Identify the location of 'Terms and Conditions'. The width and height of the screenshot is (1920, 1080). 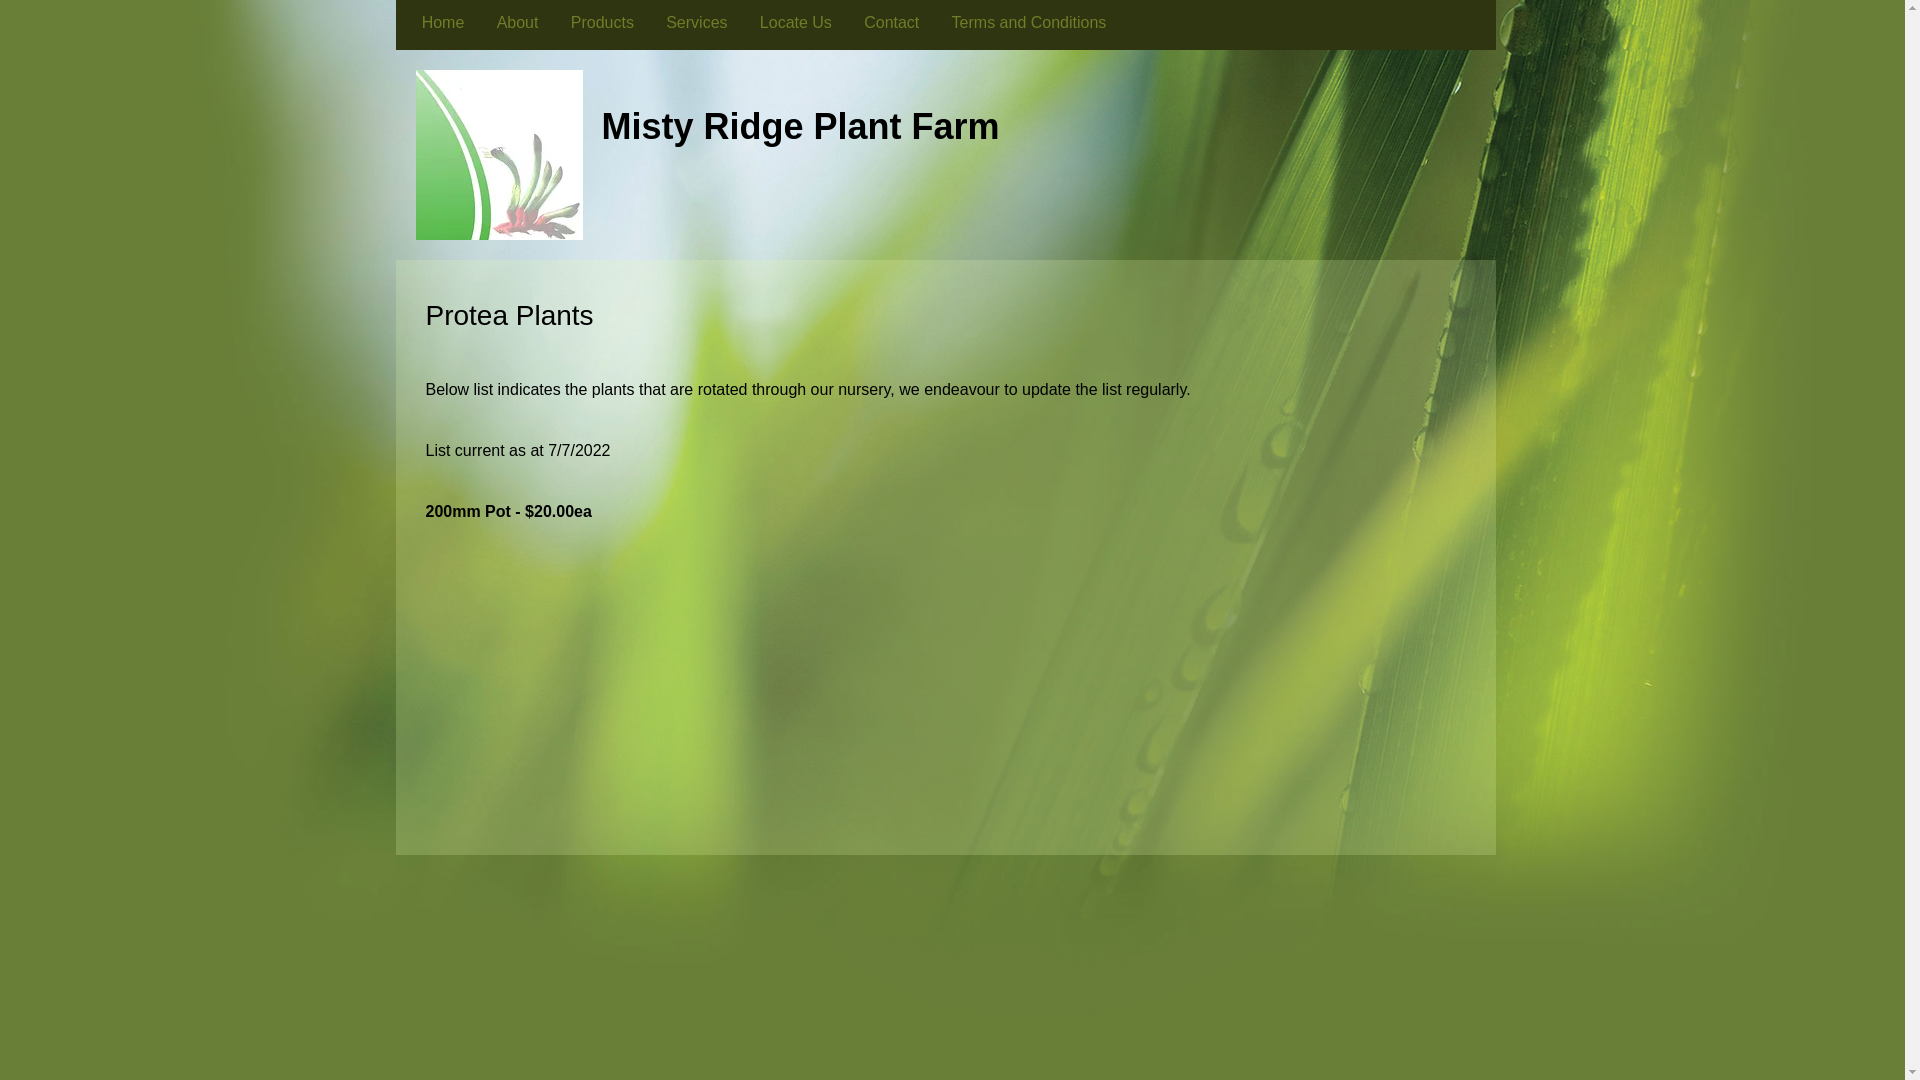
(1028, 23).